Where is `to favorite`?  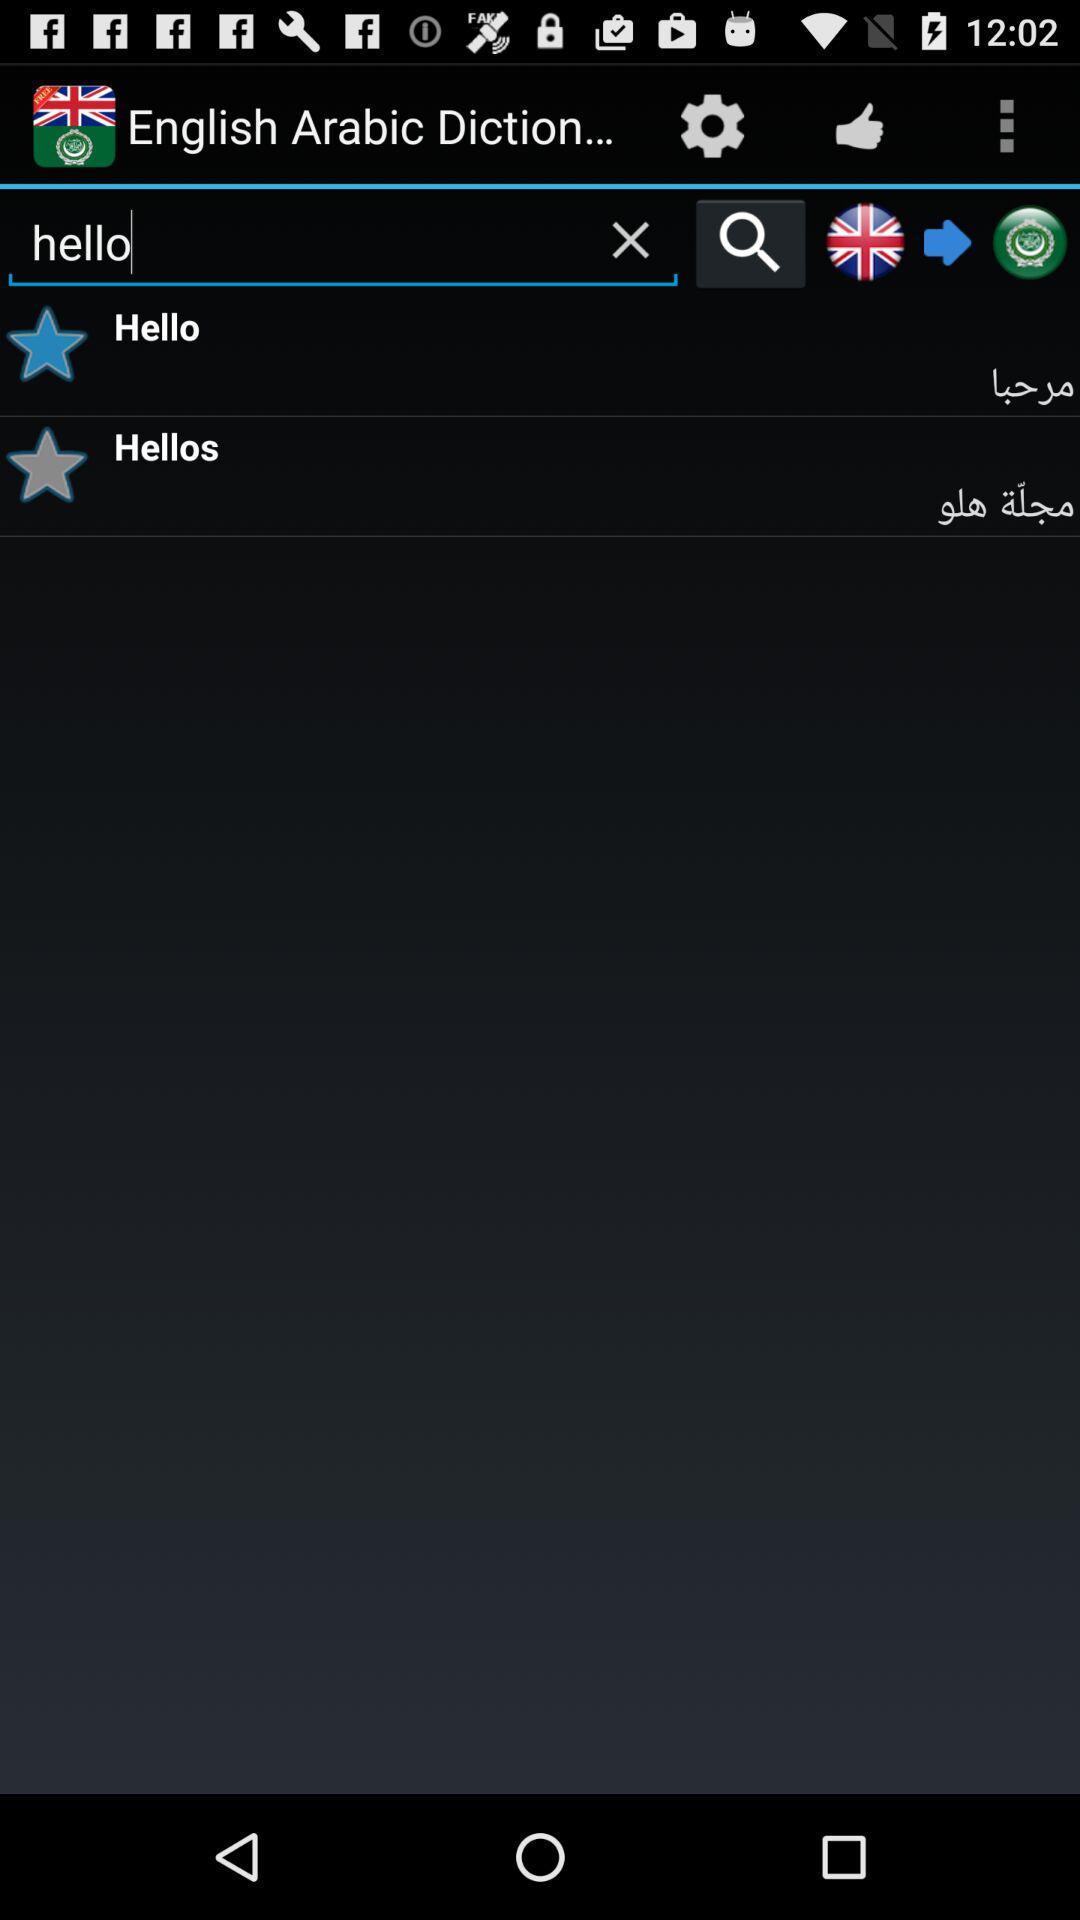
to favorite is located at coordinates (53, 463).